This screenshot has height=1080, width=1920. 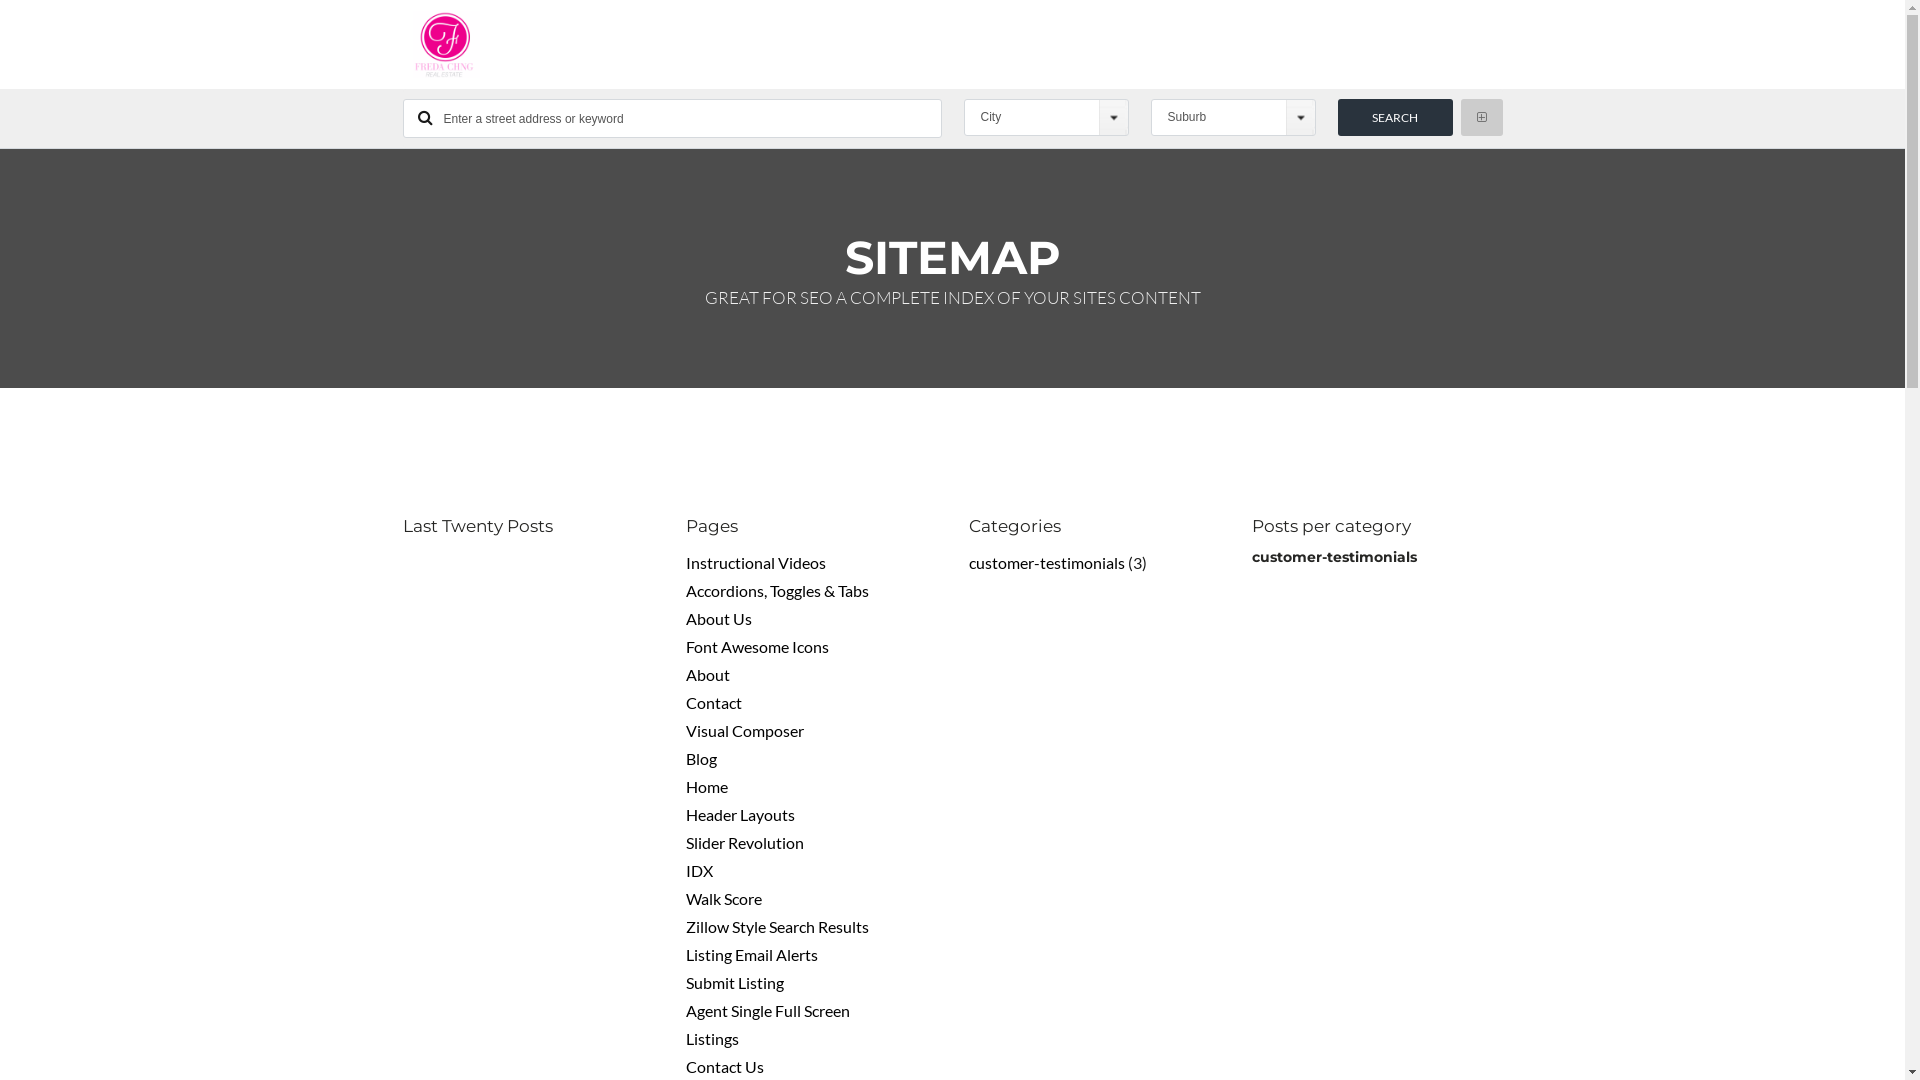 What do you see at coordinates (699, 869) in the screenshot?
I see `'IDX'` at bounding box center [699, 869].